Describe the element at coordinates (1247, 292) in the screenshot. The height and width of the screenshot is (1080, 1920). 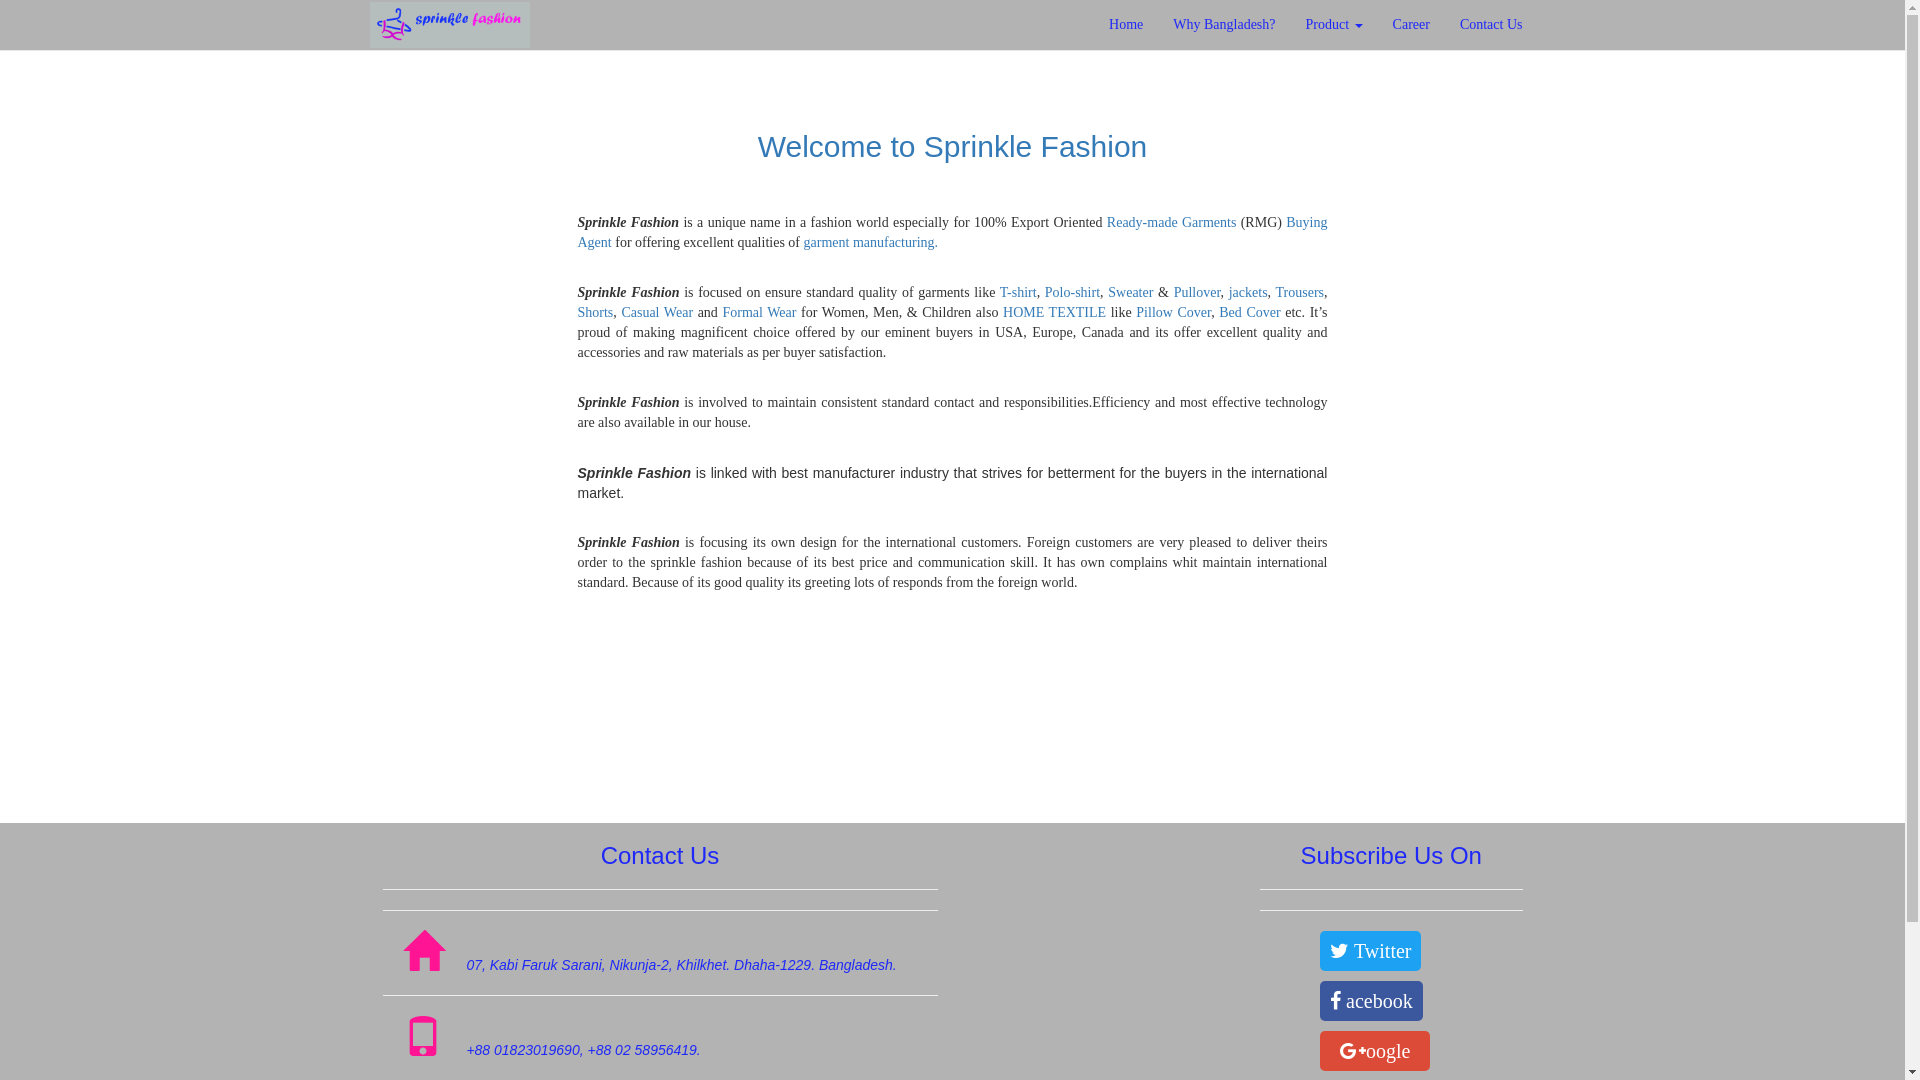
I see `'jackets'` at that location.